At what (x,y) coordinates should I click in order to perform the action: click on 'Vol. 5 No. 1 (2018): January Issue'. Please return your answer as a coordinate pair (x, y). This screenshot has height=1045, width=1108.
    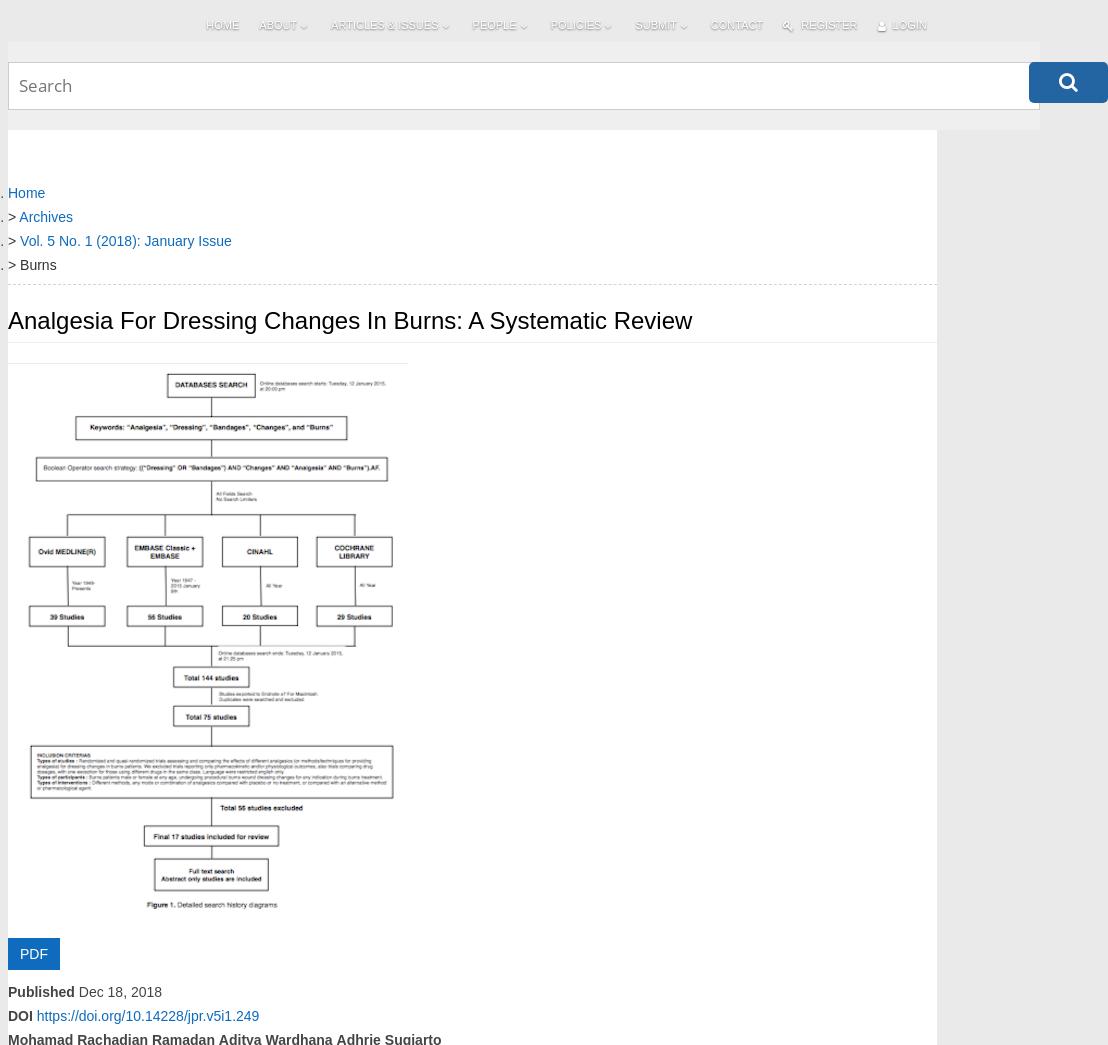
    Looking at the image, I should click on (125, 239).